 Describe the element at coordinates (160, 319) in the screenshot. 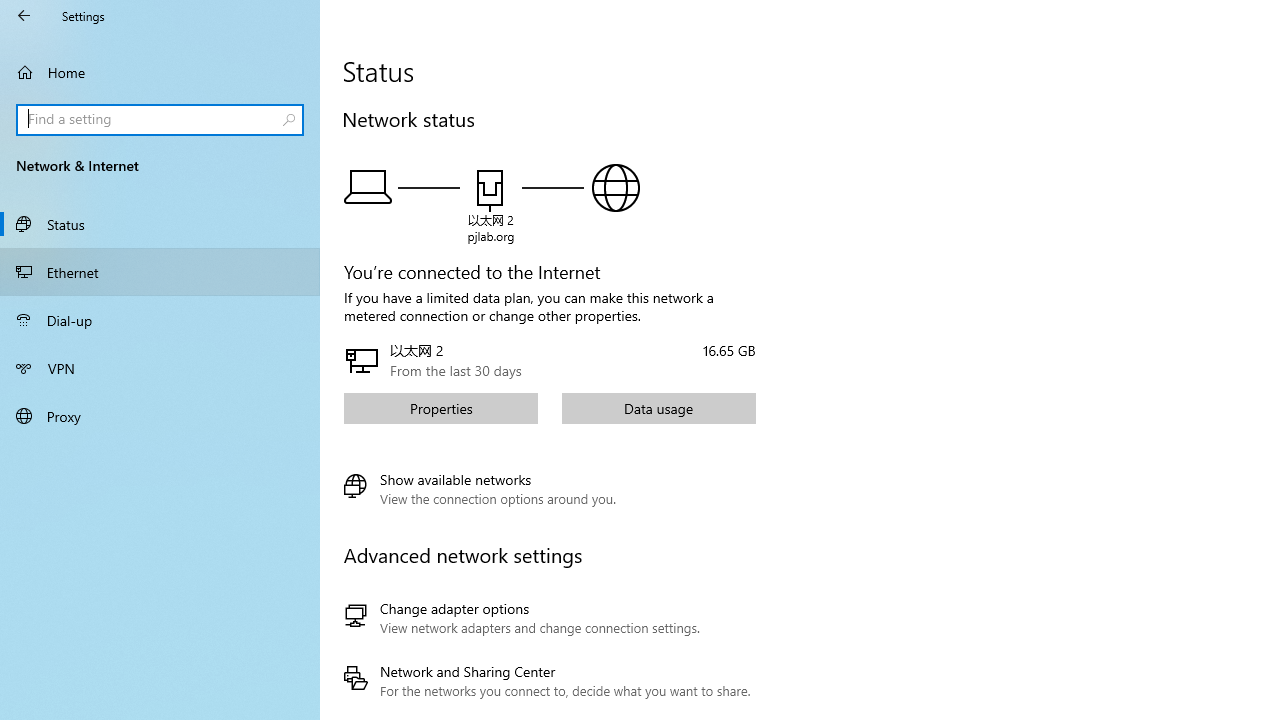

I see `'Dial-up'` at that location.